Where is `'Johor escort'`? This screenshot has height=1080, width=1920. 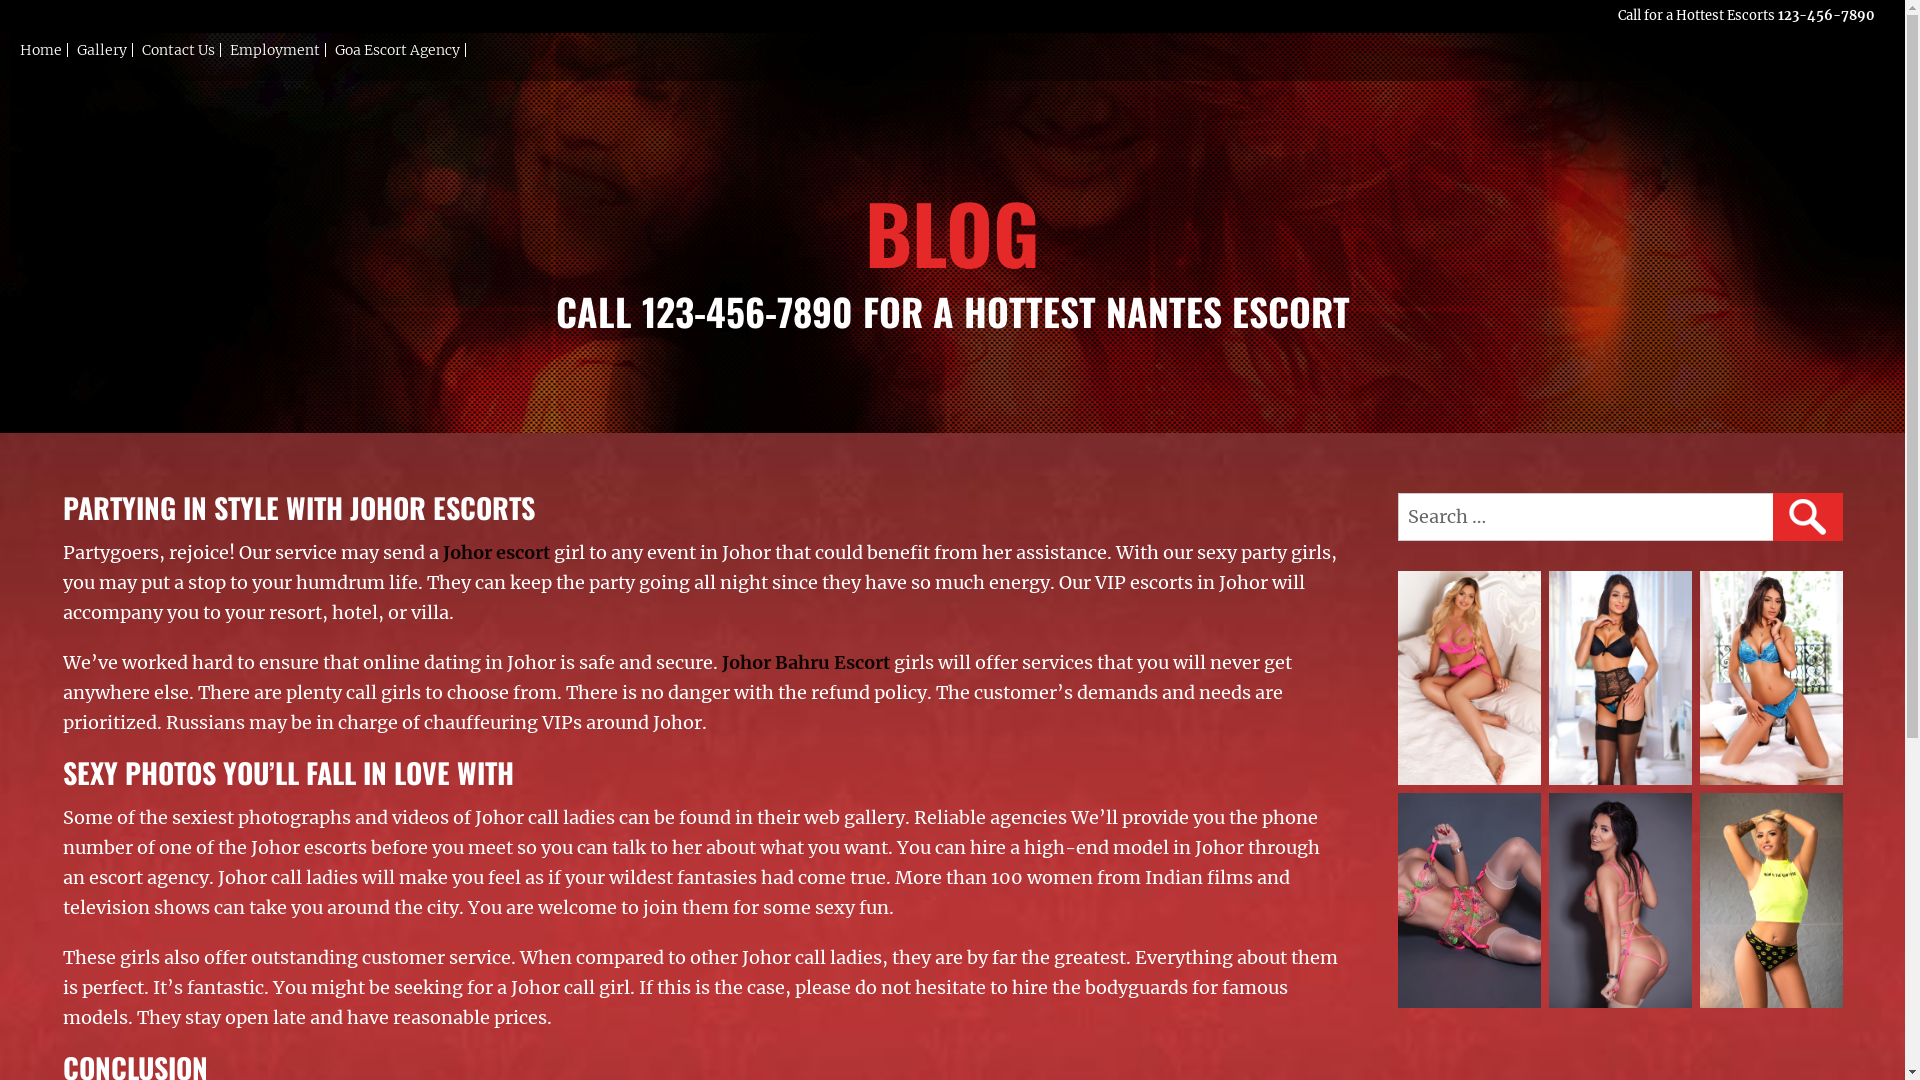
'Johor escort' is located at coordinates (495, 552).